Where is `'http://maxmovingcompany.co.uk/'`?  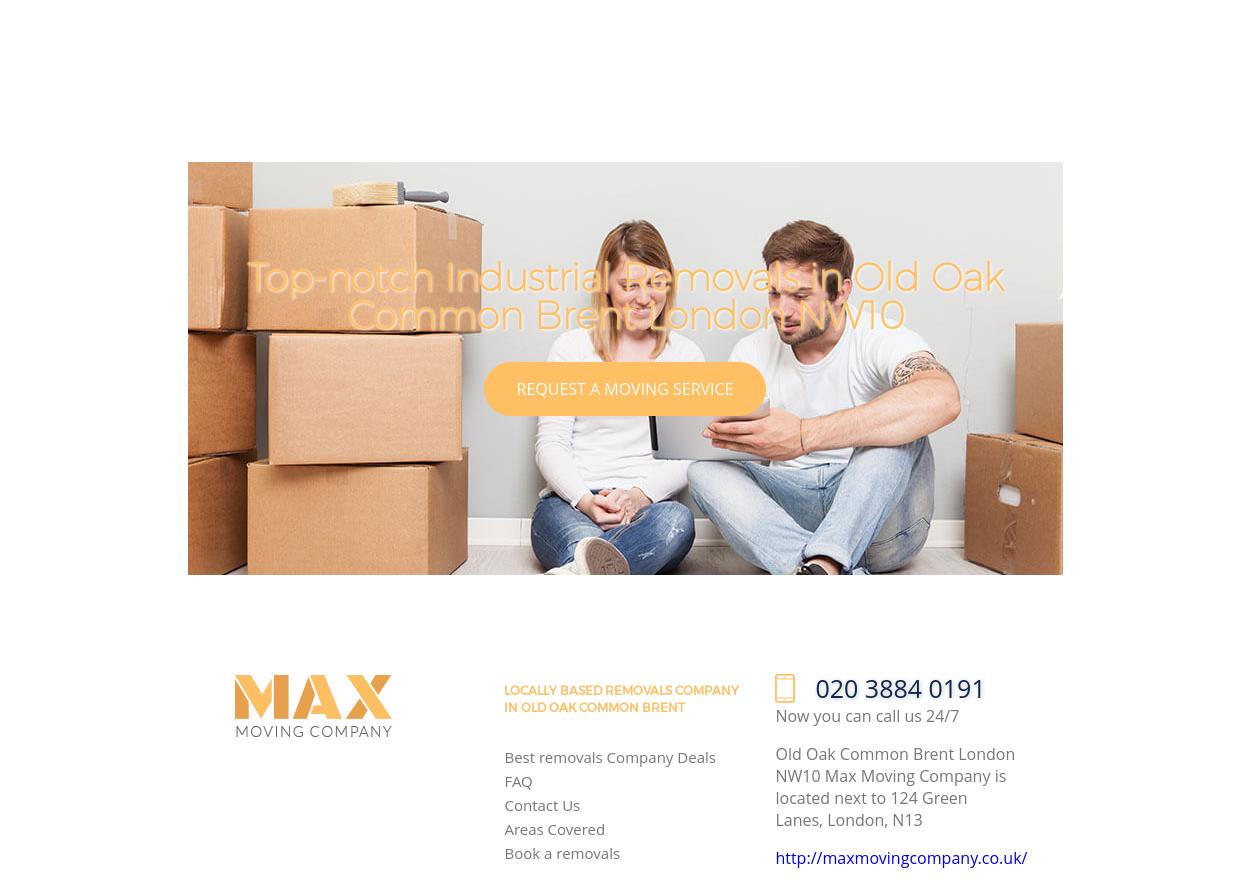
'http://maxmovingcompany.co.uk/' is located at coordinates (775, 857).